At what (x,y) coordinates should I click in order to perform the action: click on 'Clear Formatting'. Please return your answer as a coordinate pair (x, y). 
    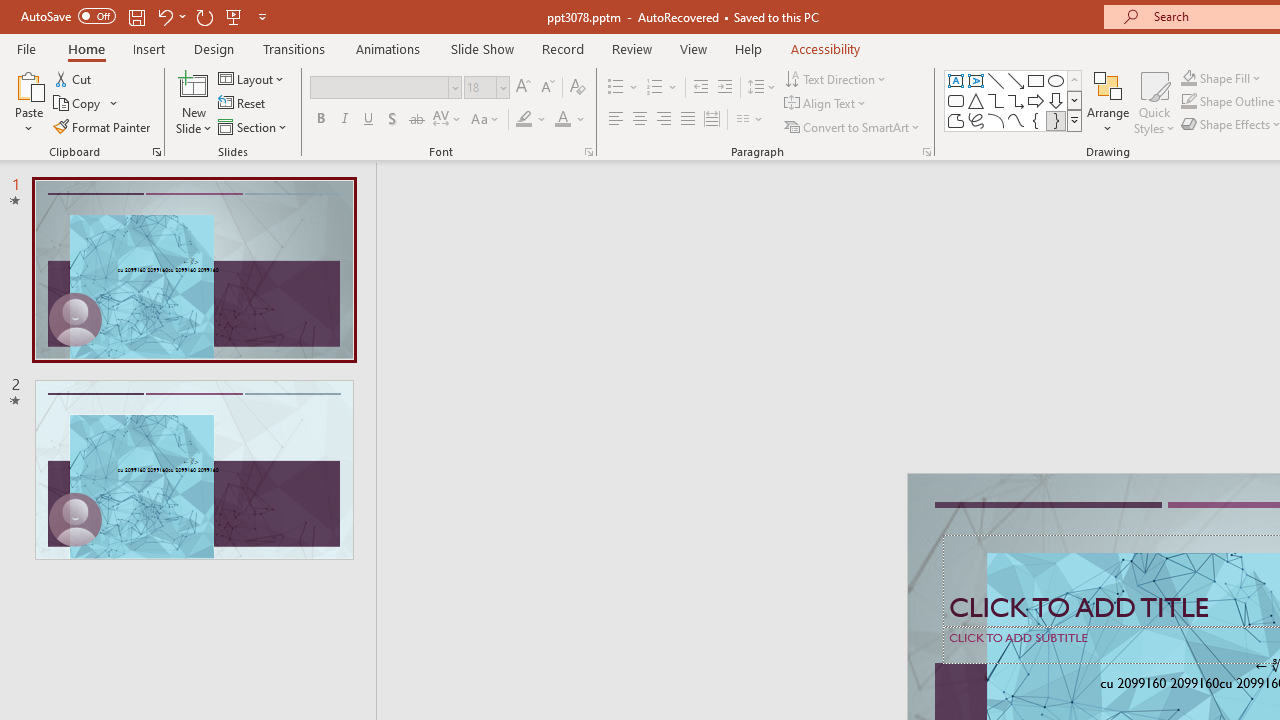
    Looking at the image, I should click on (576, 86).